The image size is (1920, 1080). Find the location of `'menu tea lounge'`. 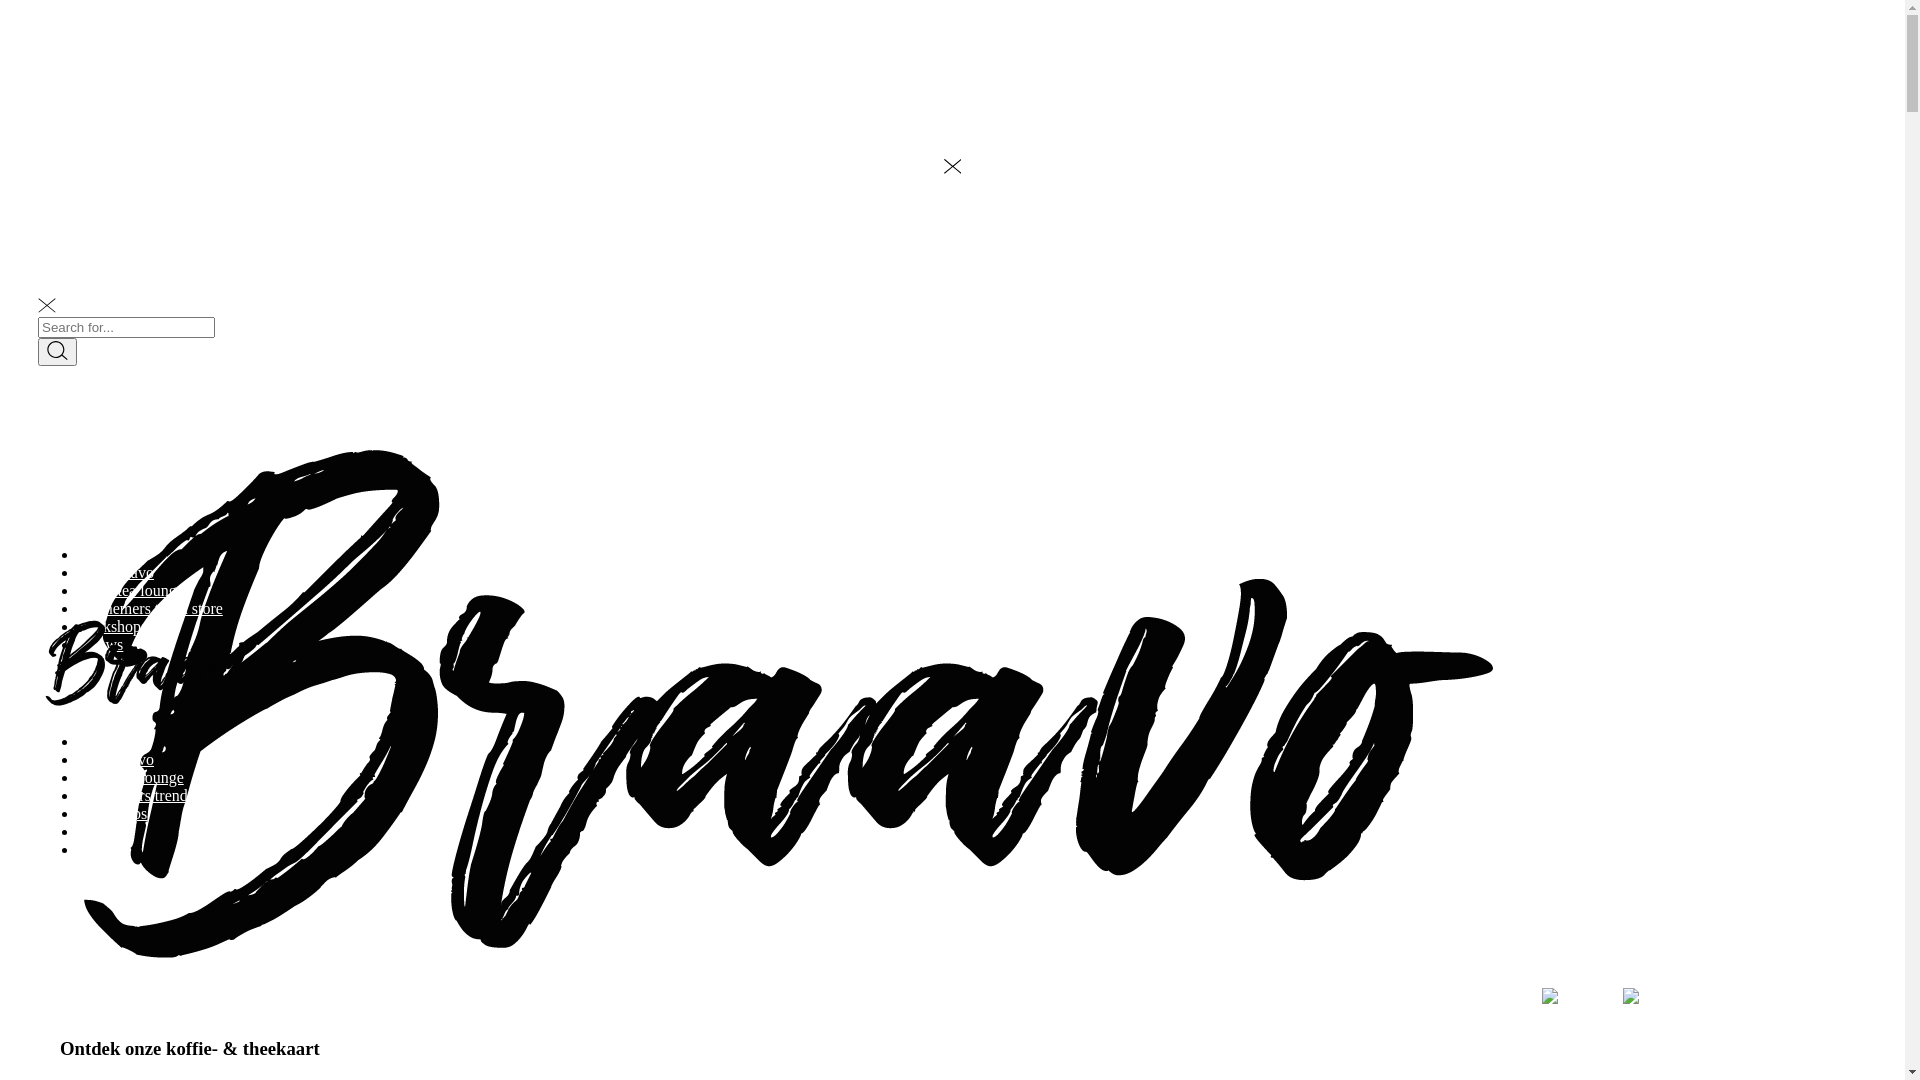

'menu tea lounge' is located at coordinates (77, 589).